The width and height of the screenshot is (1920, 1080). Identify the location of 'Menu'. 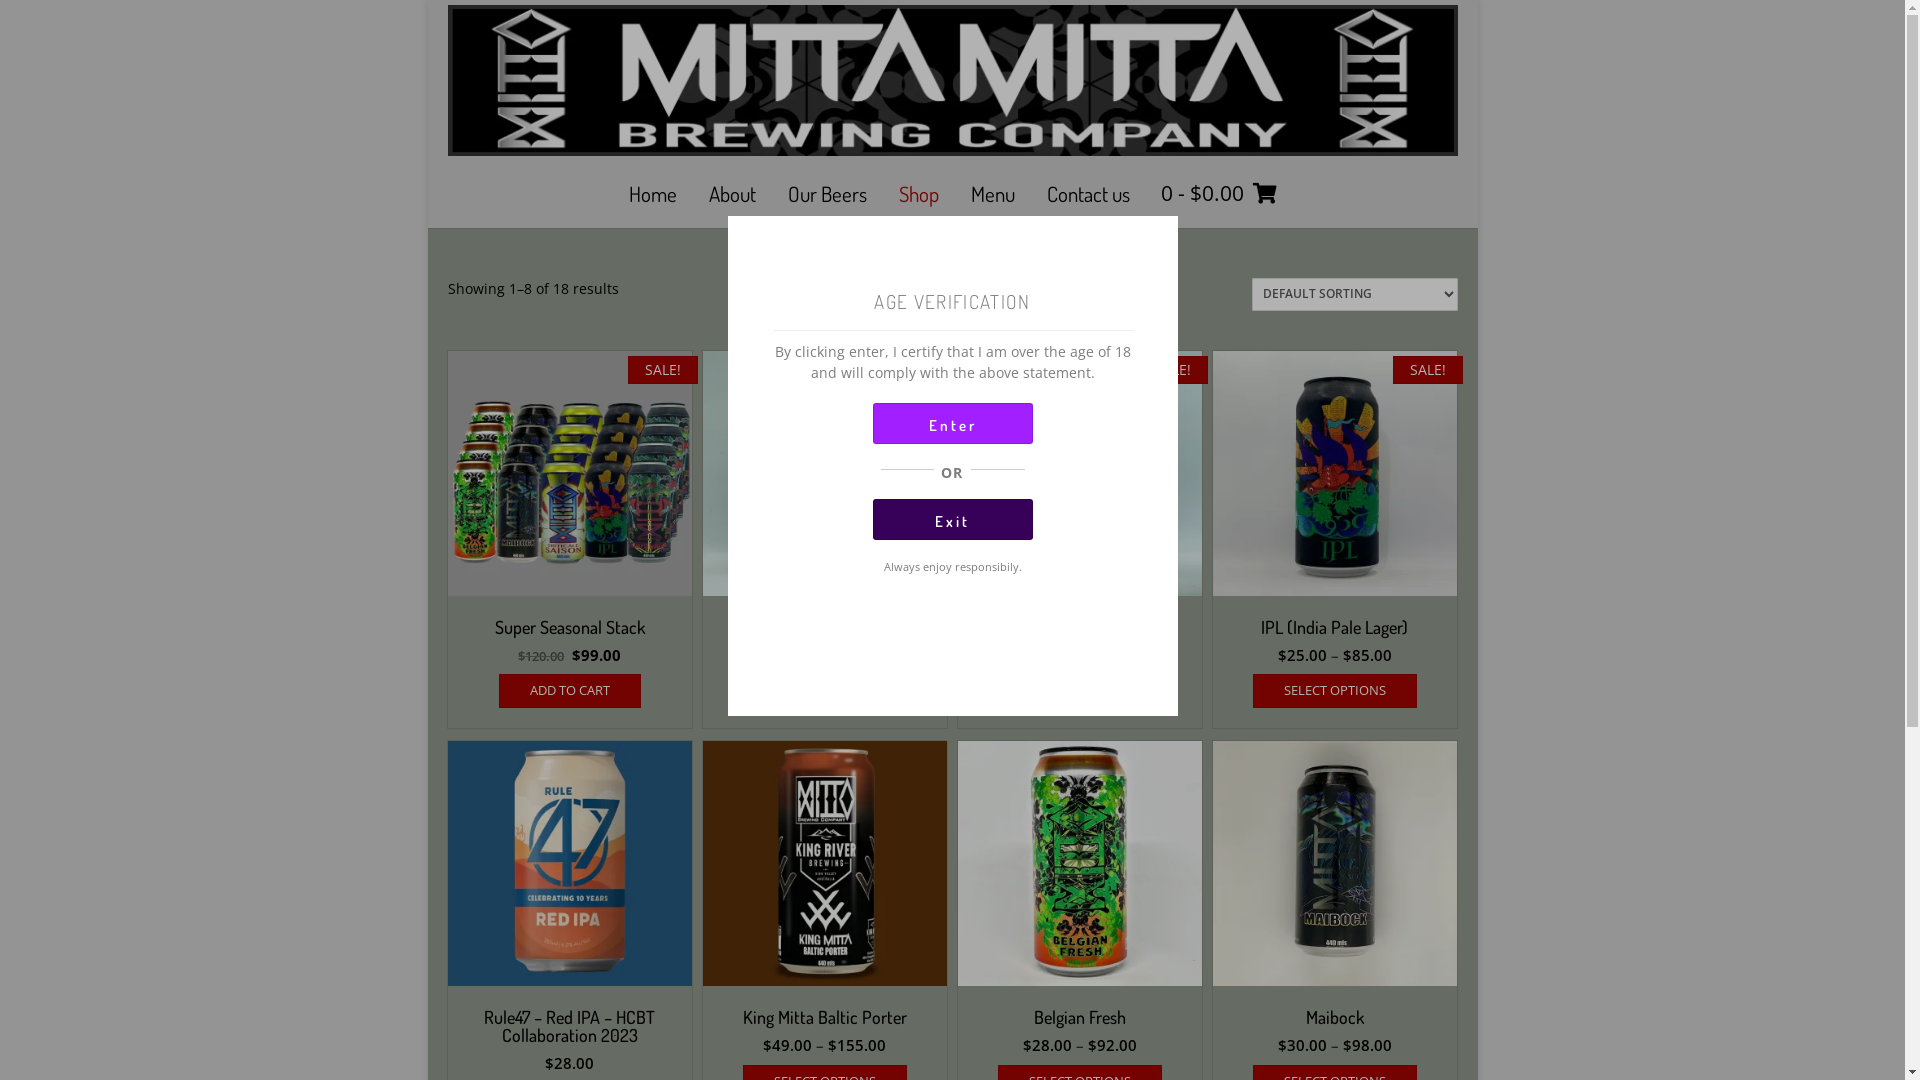
(993, 196).